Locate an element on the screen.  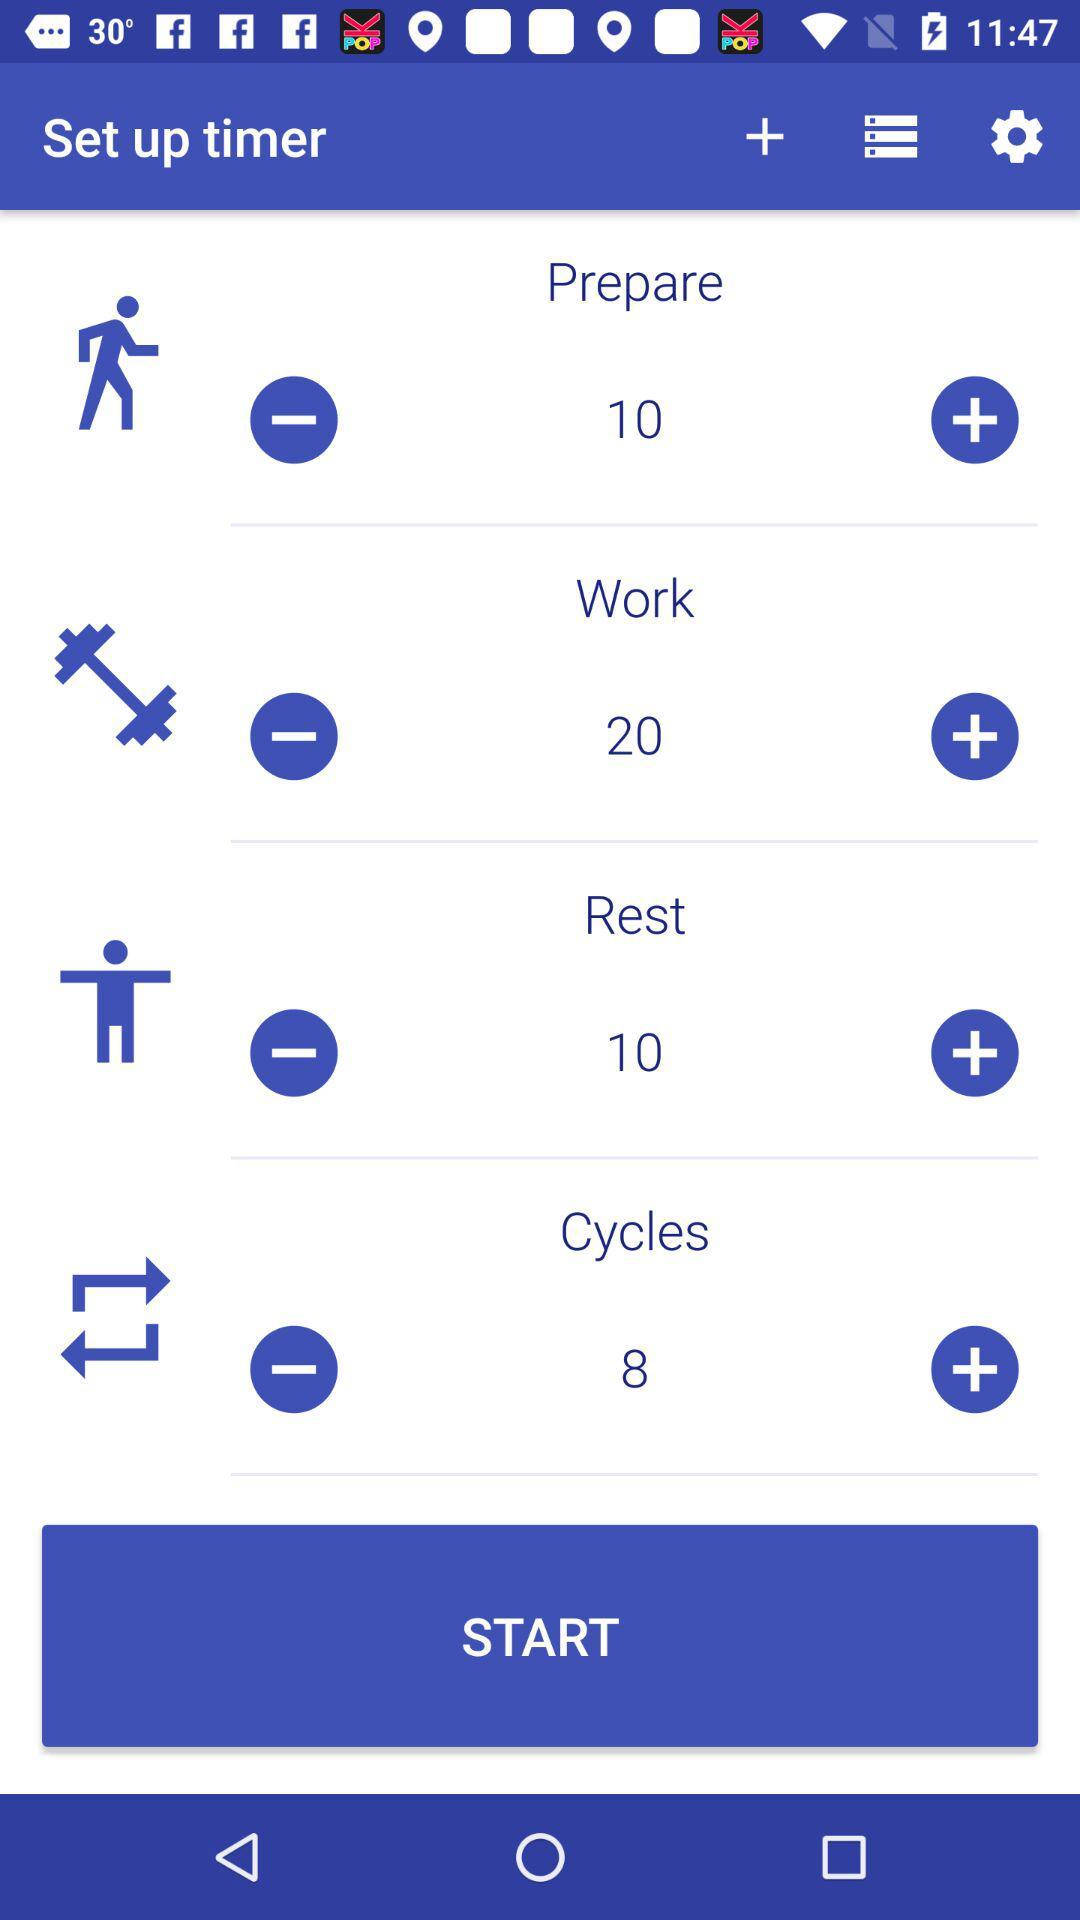
the minus icon is located at coordinates (293, 735).